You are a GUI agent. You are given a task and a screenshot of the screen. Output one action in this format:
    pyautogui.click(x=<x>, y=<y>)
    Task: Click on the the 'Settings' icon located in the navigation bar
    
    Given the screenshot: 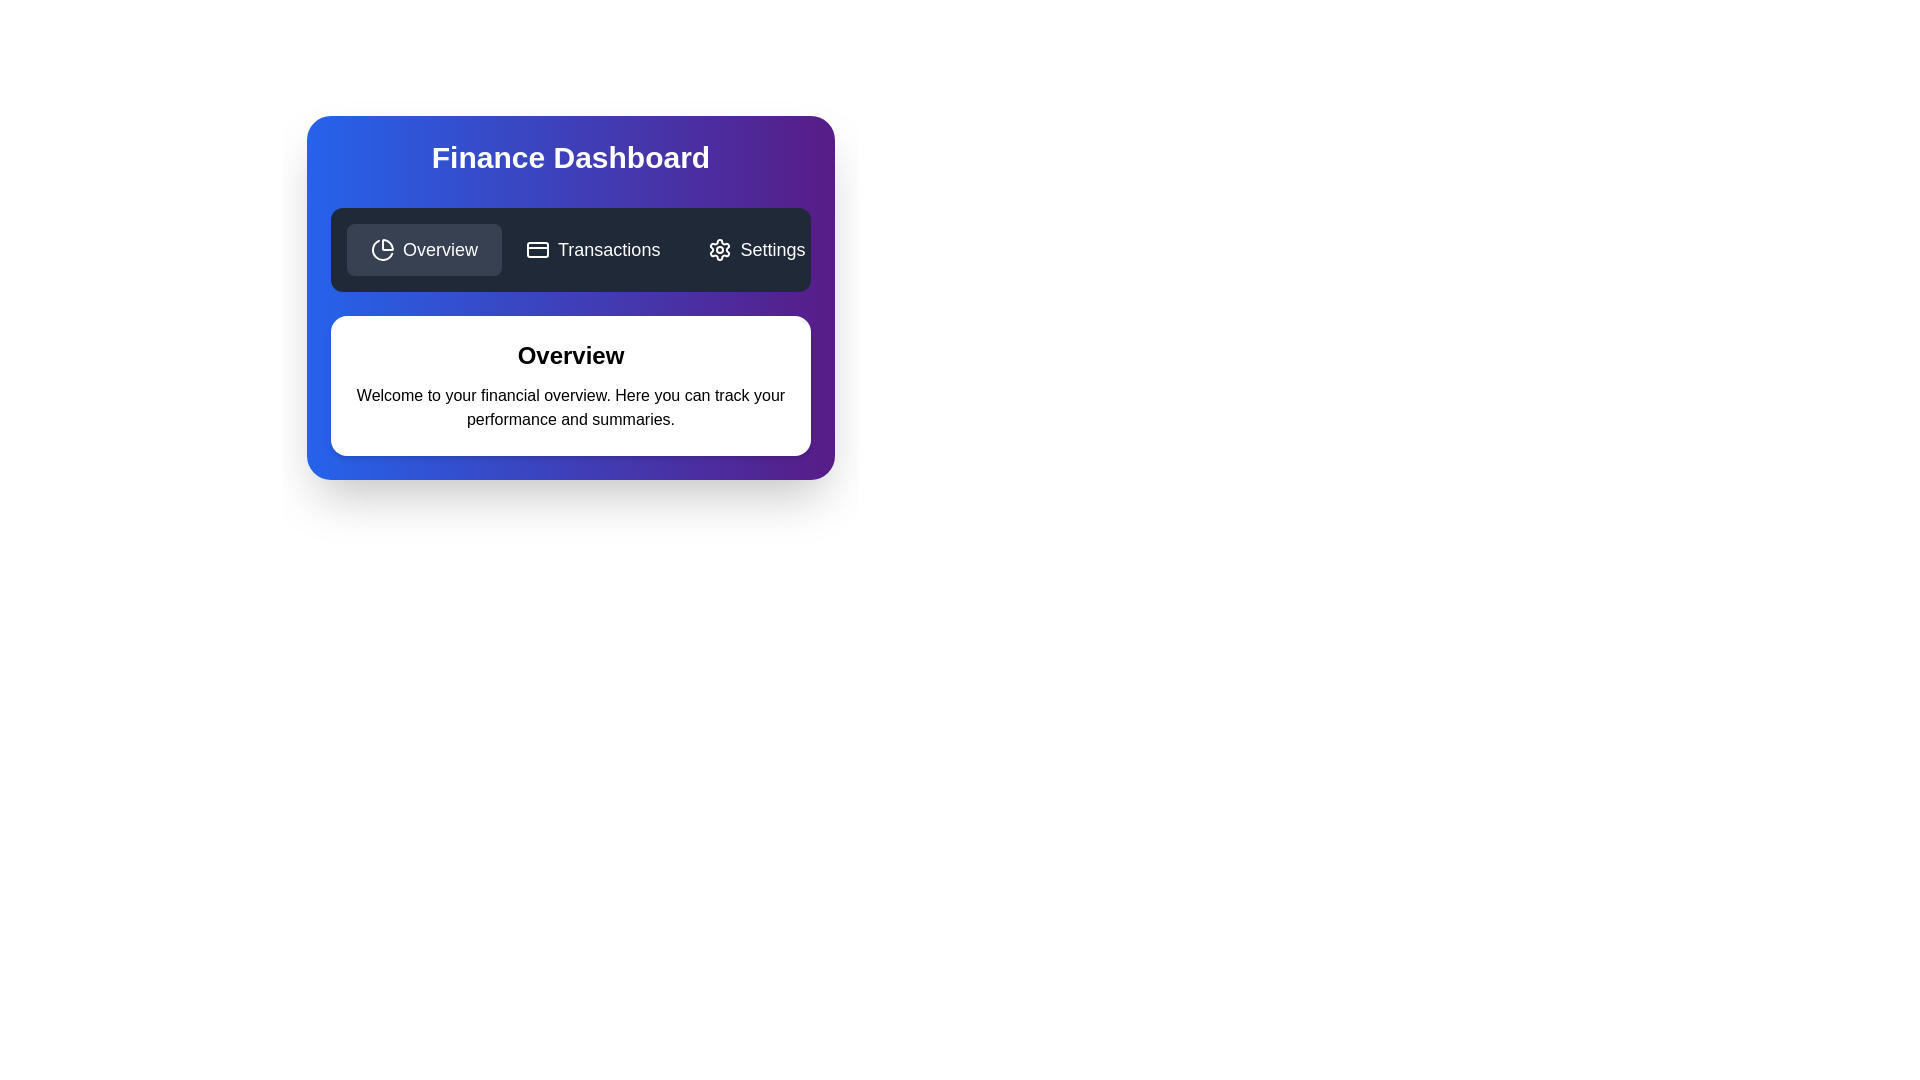 What is the action you would take?
    pyautogui.click(x=720, y=249)
    